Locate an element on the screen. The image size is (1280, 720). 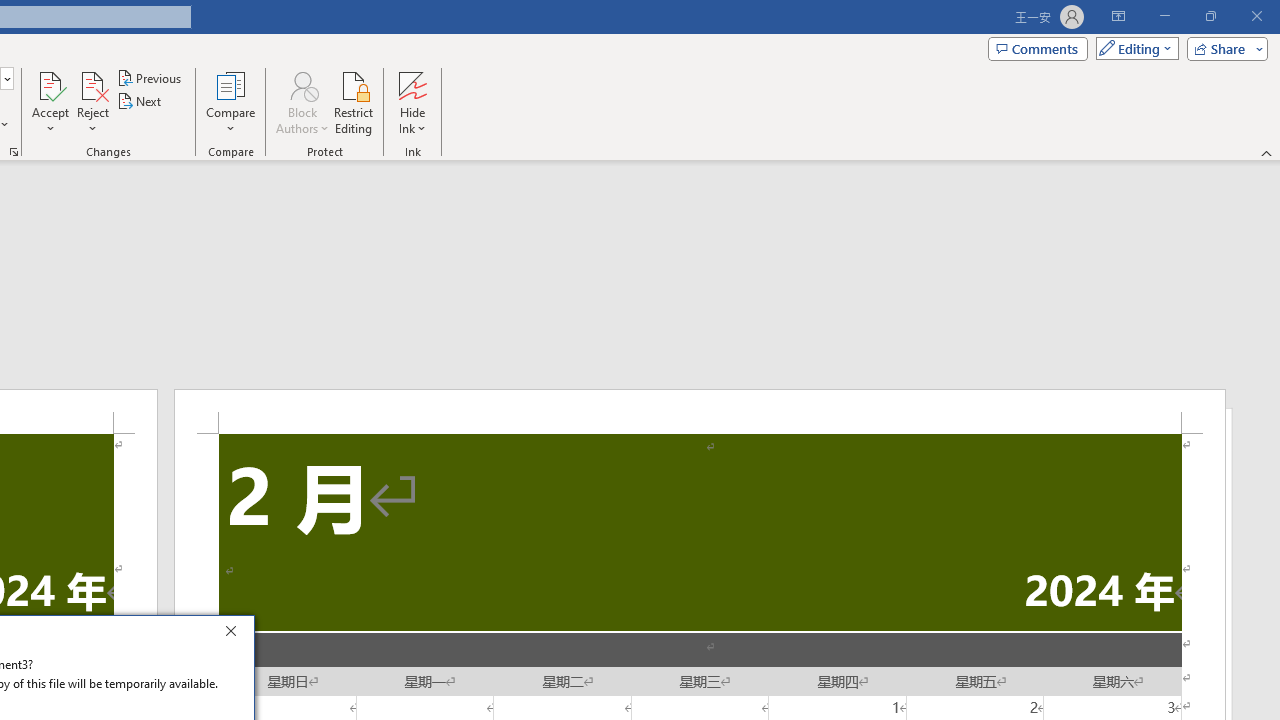
'Accept' is located at coordinates (50, 103).